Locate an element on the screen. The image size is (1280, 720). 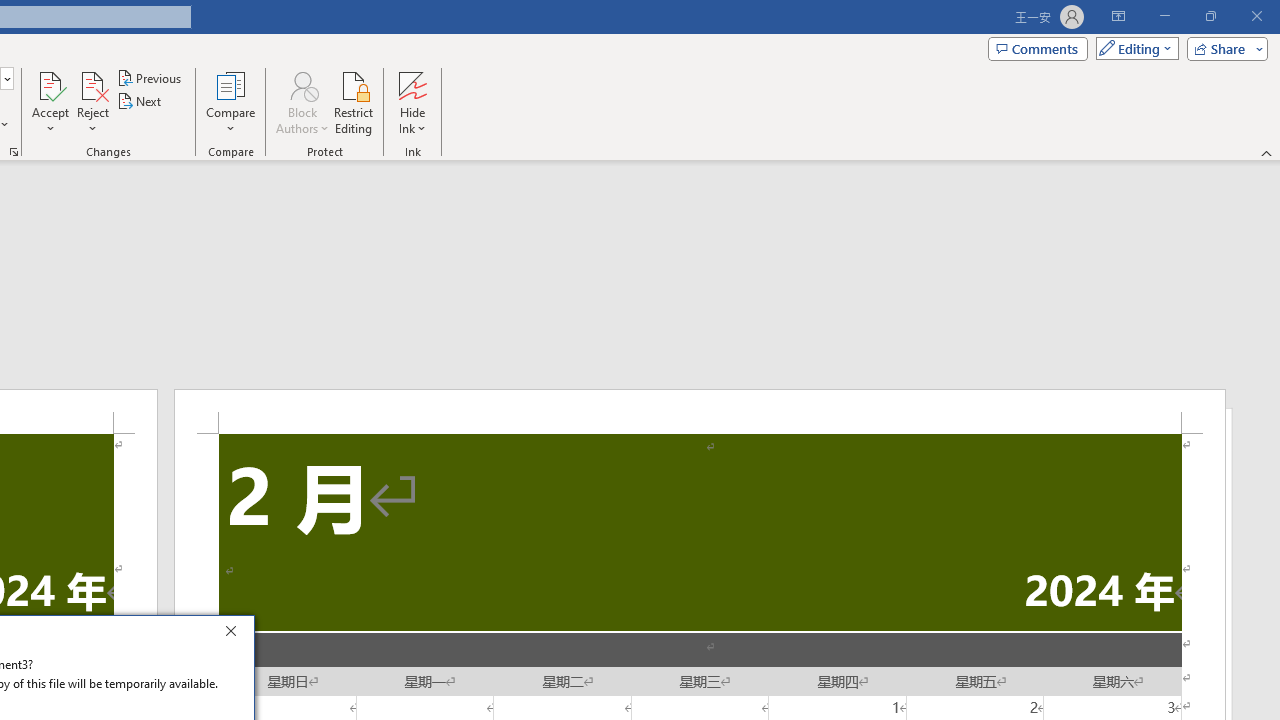
'Accept' is located at coordinates (50, 103).